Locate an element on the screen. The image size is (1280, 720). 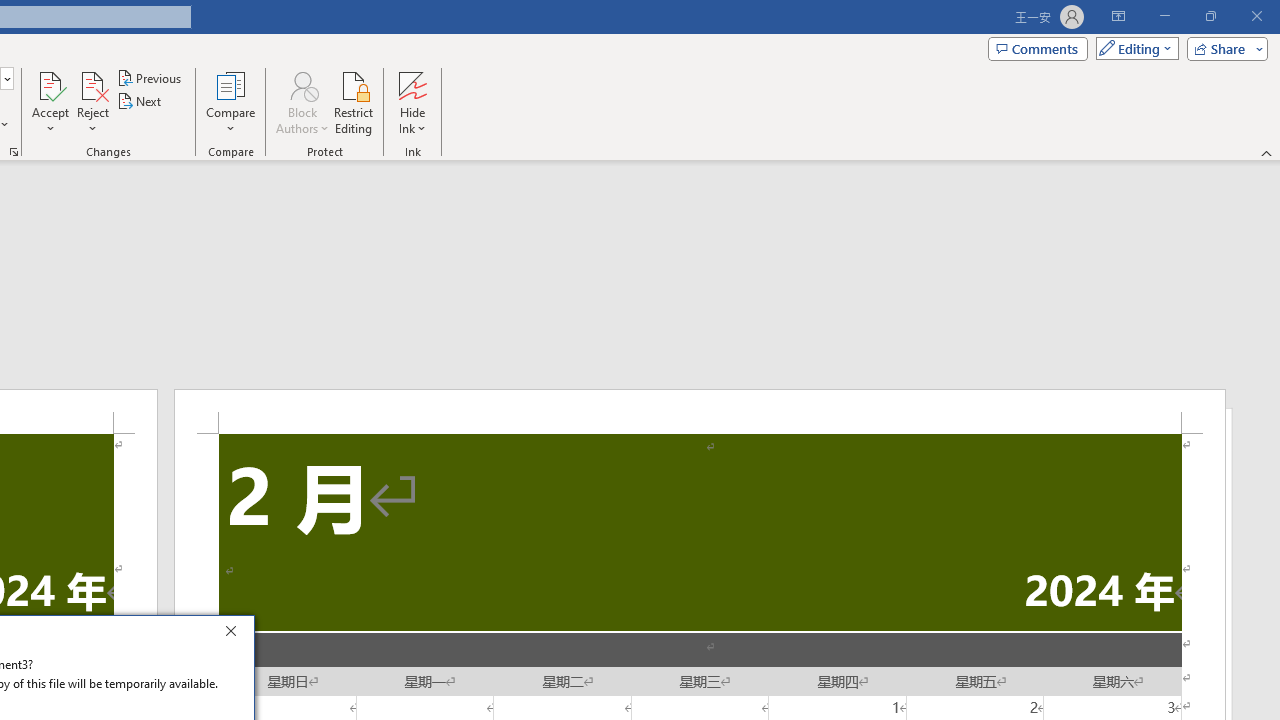
'Accept' is located at coordinates (50, 103).